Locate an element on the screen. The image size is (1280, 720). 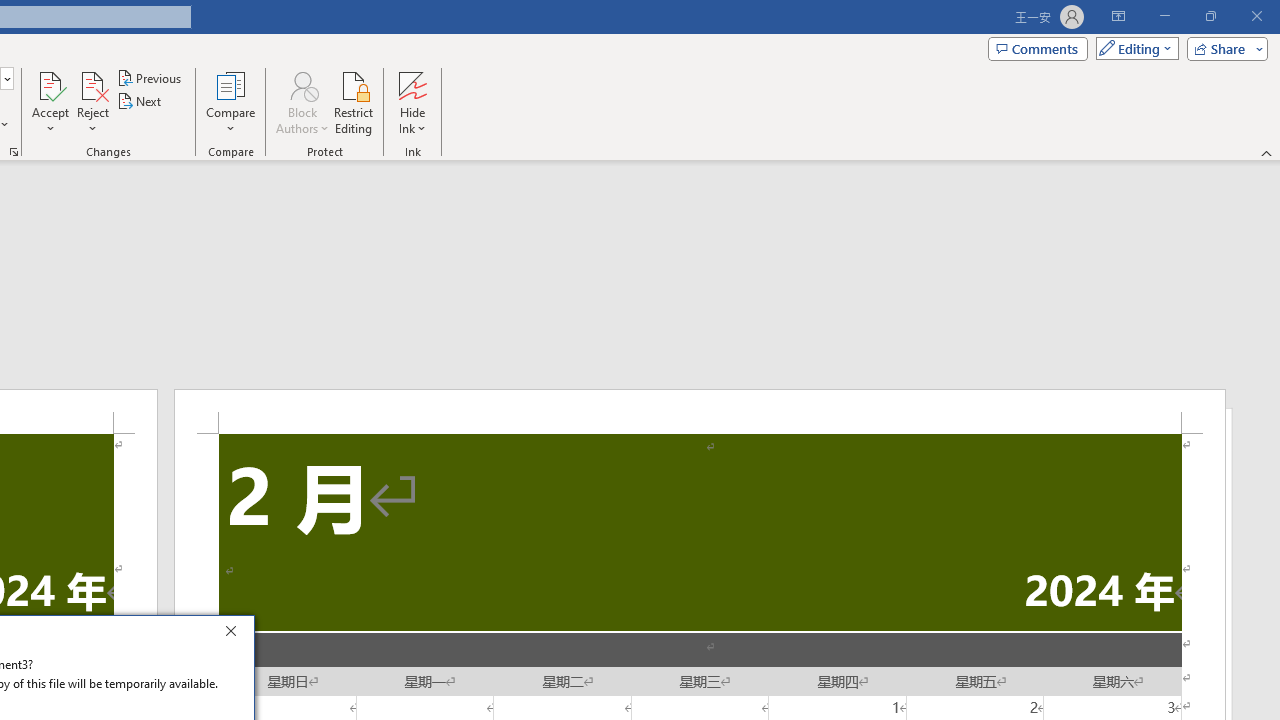
'Accept' is located at coordinates (50, 103).